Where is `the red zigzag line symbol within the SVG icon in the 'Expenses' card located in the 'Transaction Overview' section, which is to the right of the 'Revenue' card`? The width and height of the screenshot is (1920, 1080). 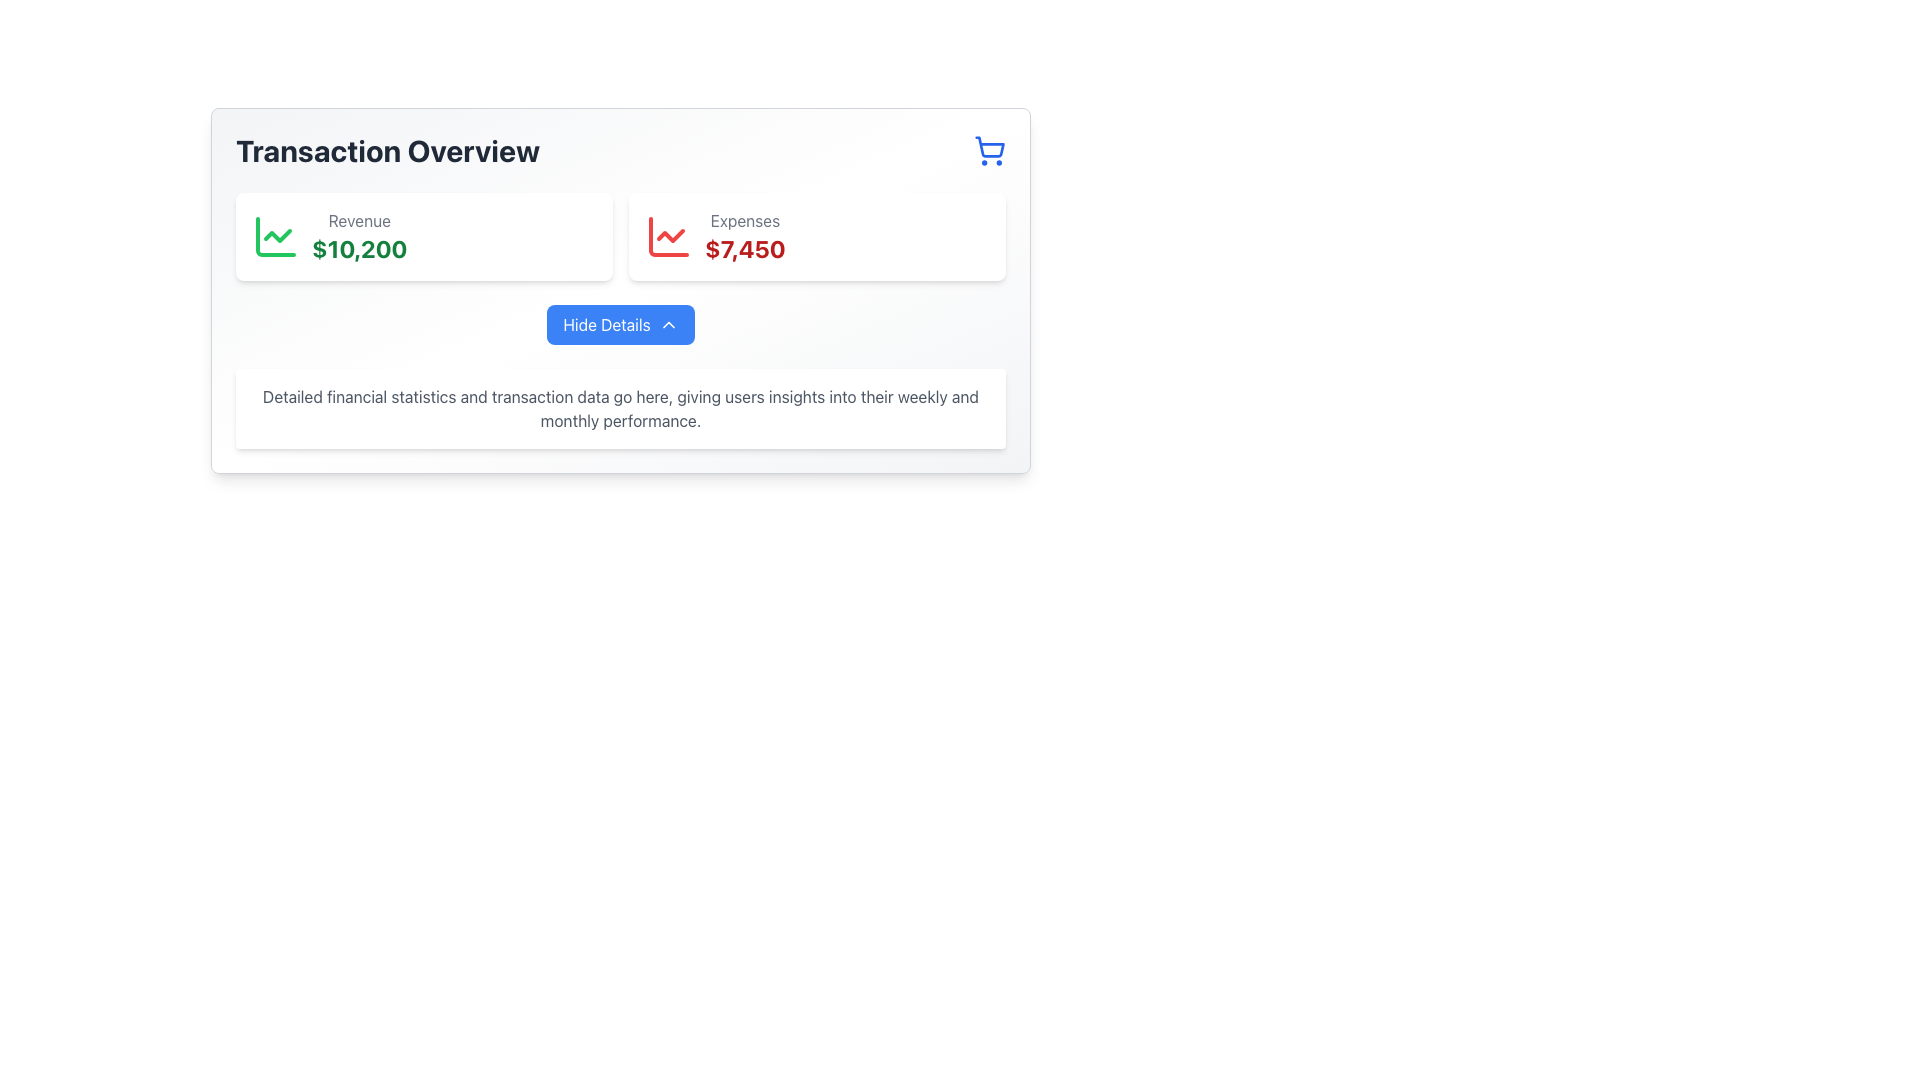 the red zigzag line symbol within the SVG icon in the 'Expenses' card located in the 'Transaction Overview' section, which is to the right of the 'Revenue' card is located at coordinates (671, 234).